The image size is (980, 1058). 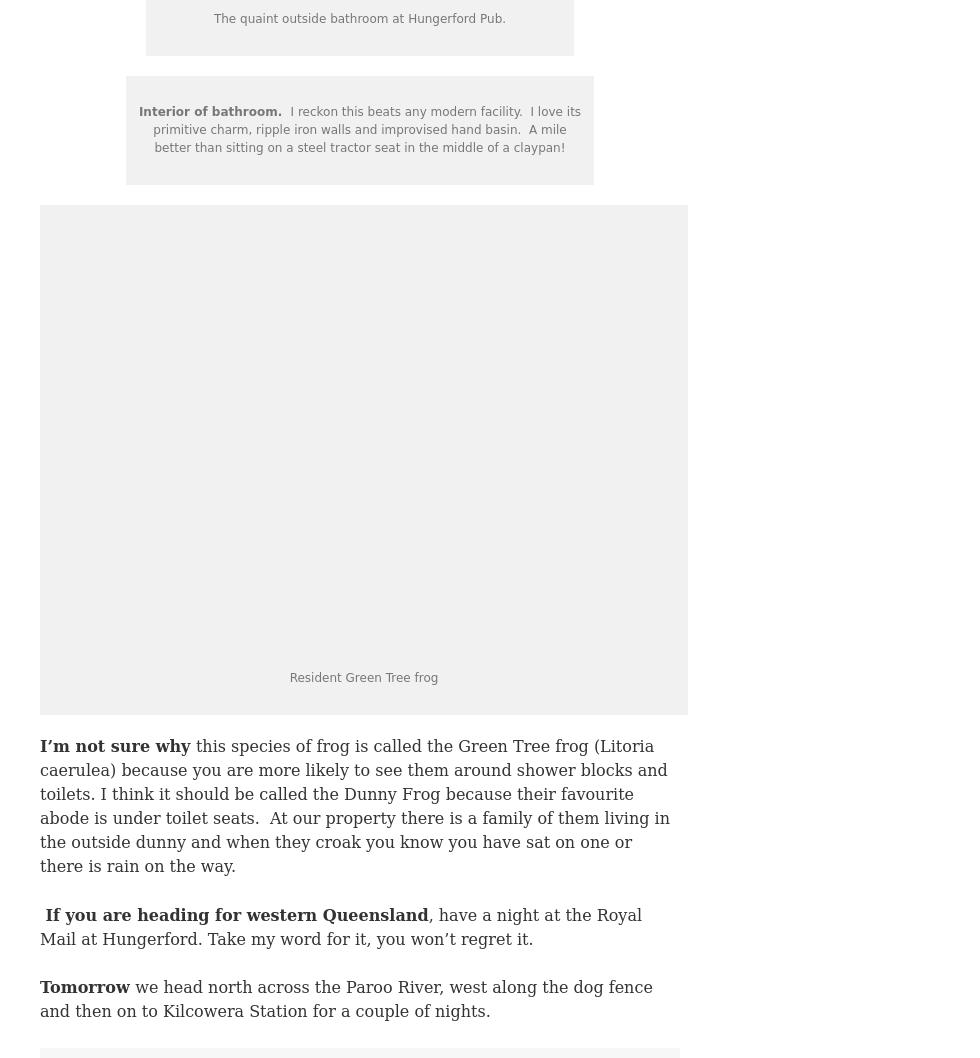 I want to click on 'The quaint outside bathroom at Hungerford Pub.', so click(x=359, y=19).